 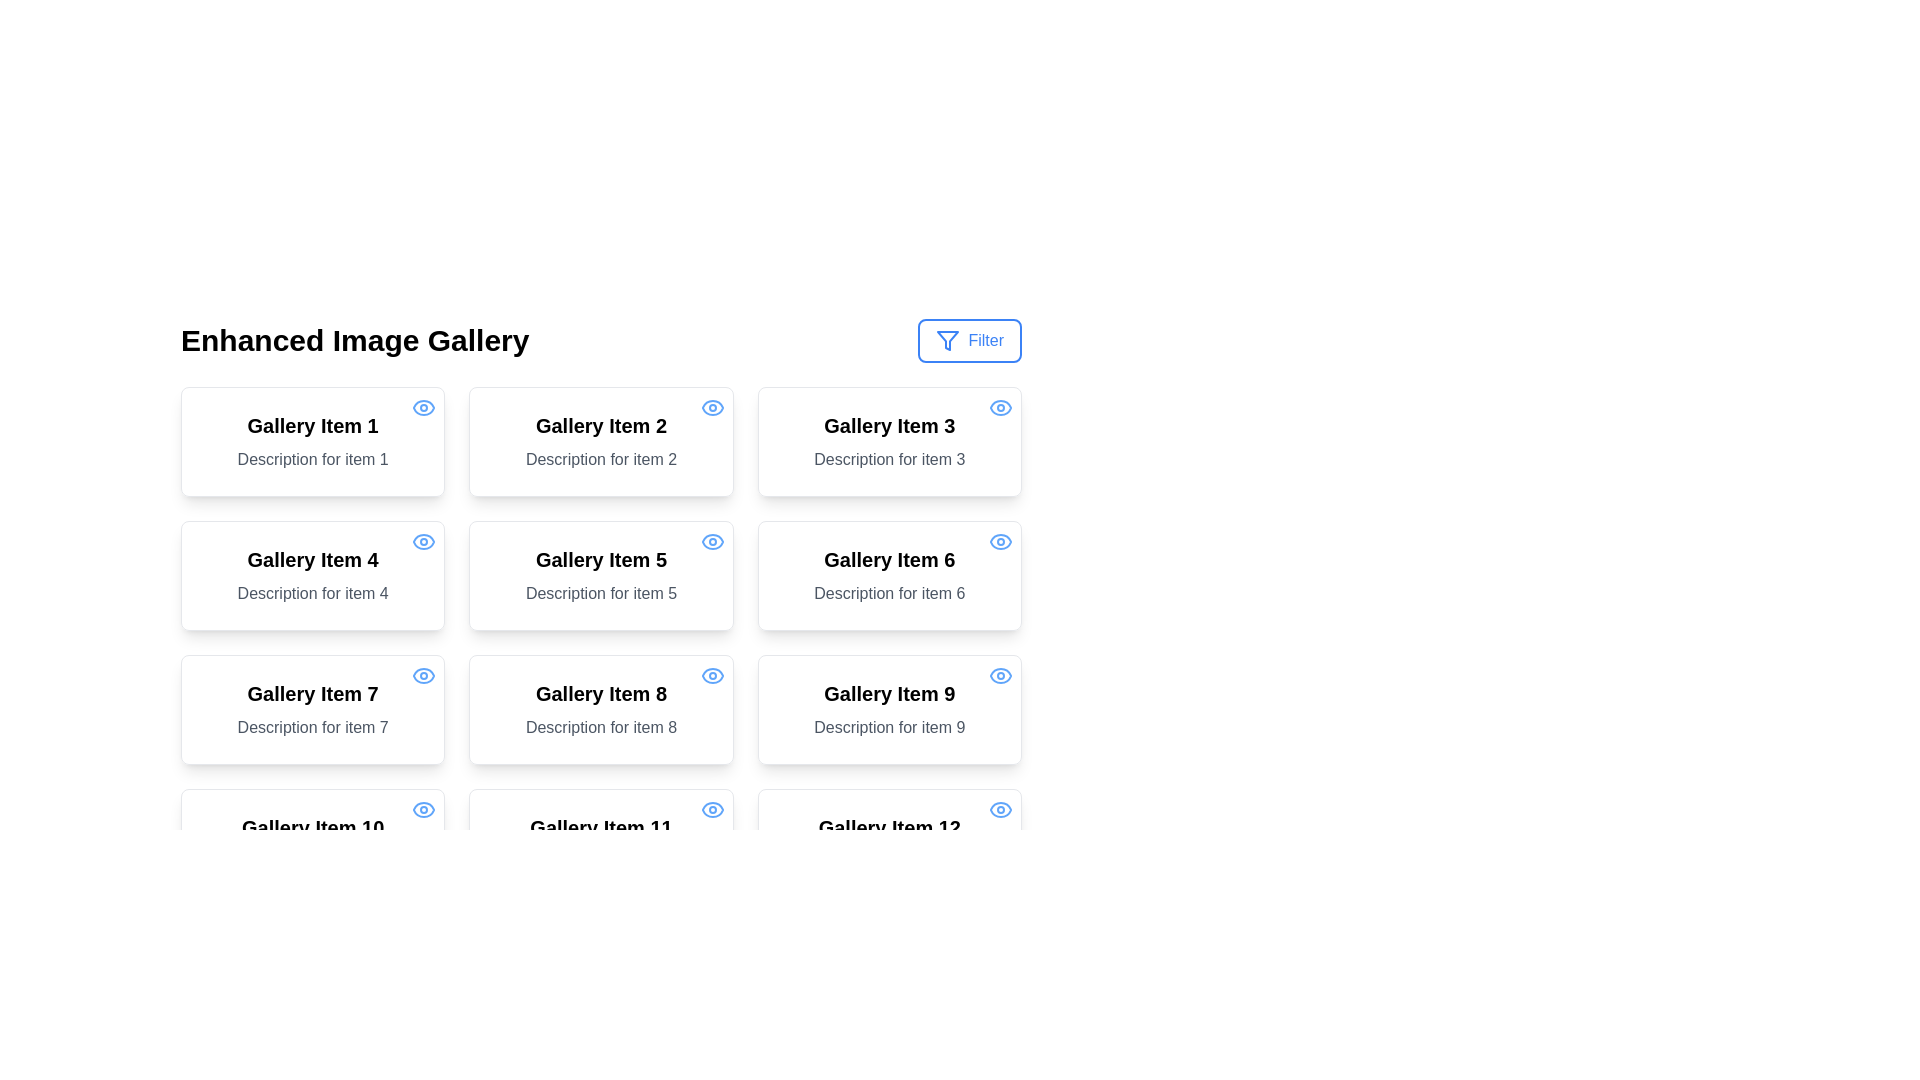 What do you see at coordinates (888, 828) in the screenshot?
I see `the text label at the top of the card labeled 'Gallery Item 12', which indicates its content or purpose to the user` at bounding box center [888, 828].